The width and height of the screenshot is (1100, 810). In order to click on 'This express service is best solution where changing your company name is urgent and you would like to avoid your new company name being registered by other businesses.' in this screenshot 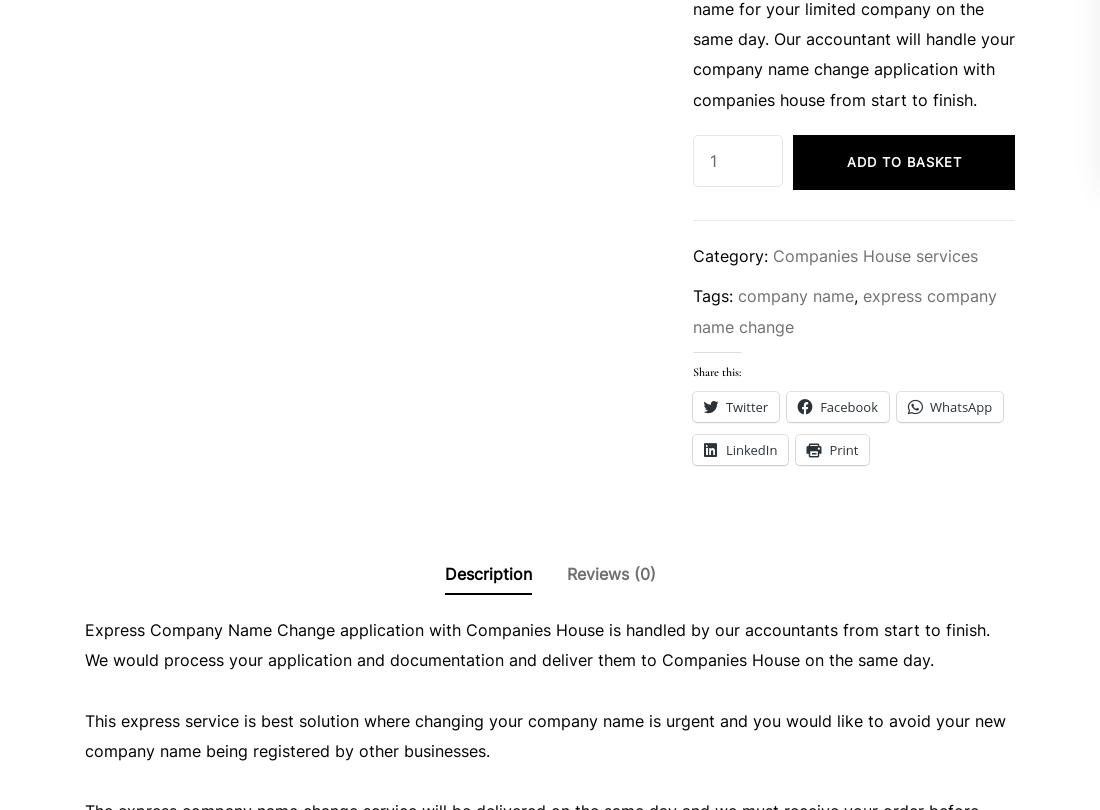, I will do `click(545, 733)`.